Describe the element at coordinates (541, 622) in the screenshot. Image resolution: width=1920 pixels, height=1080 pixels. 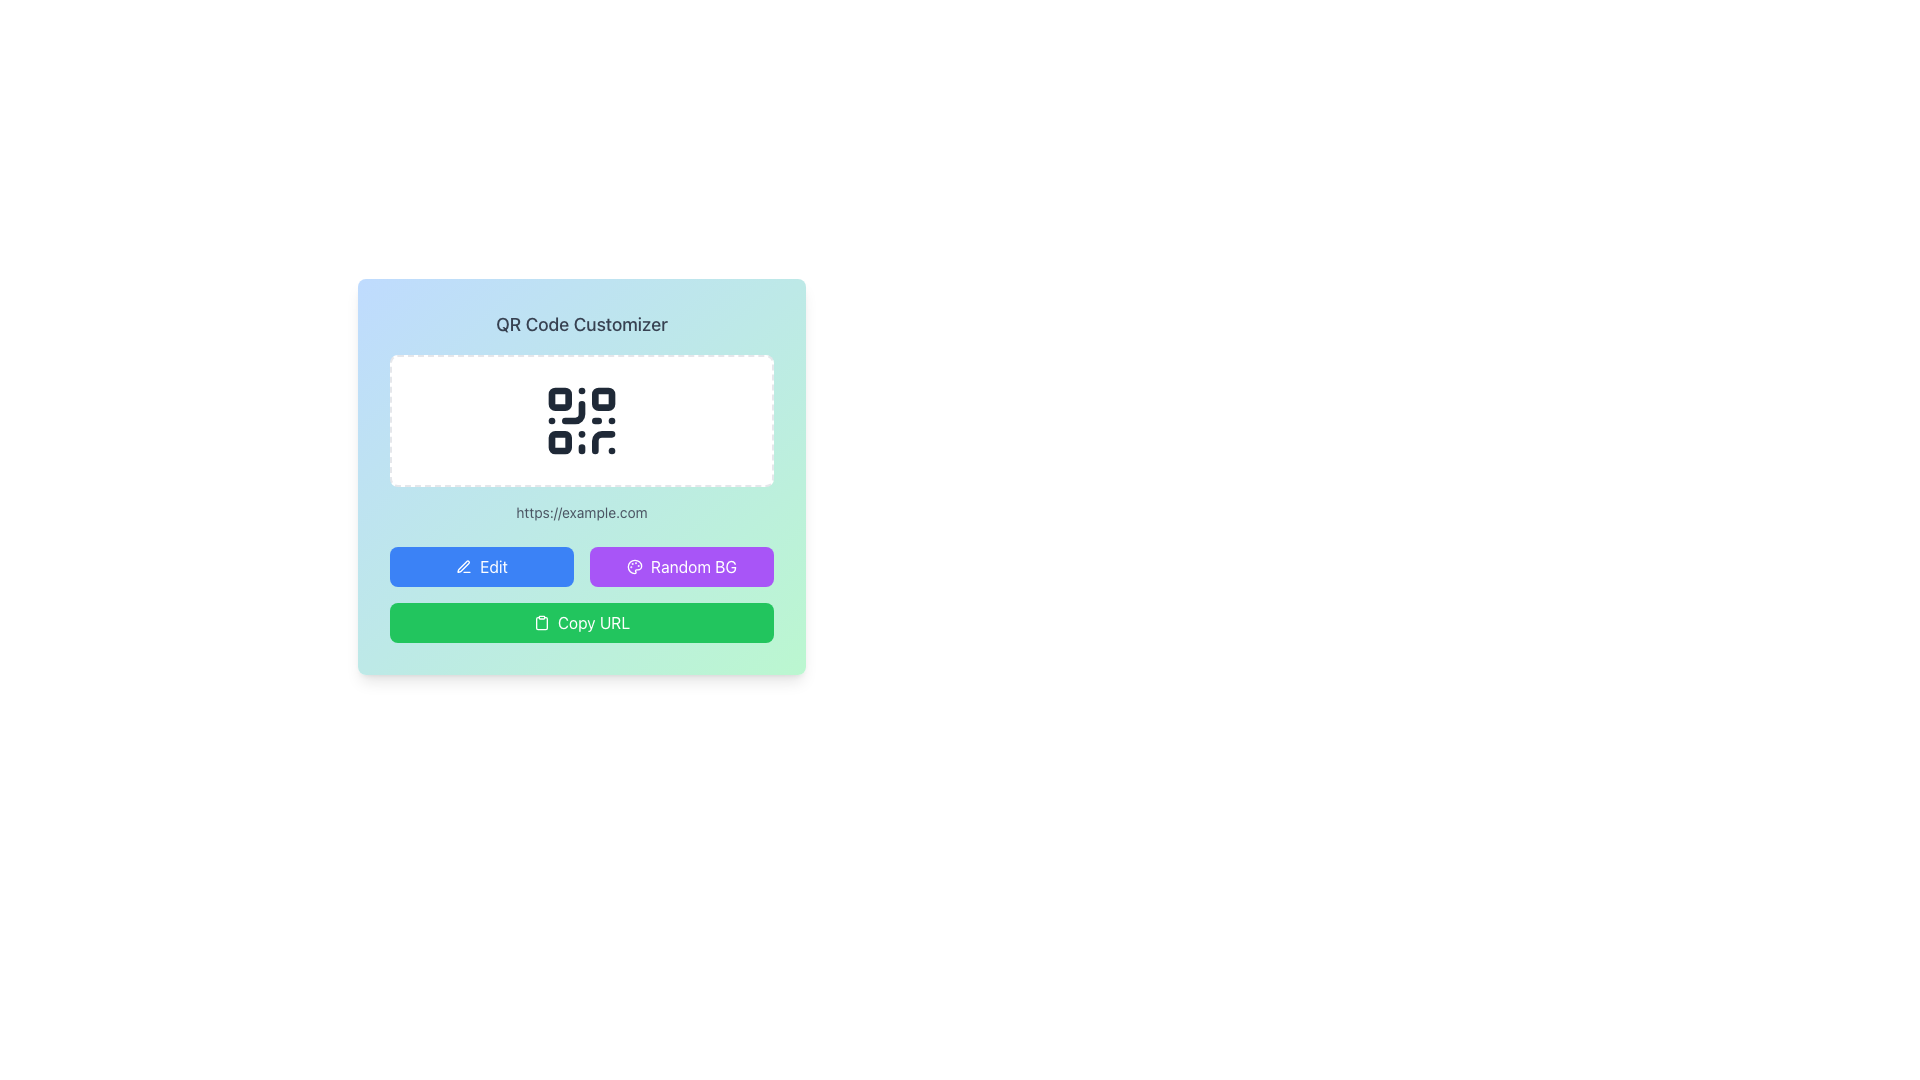
I see `the clipboard icon inside the green 'Copy URL' button, which is filled with a green background and has rounded corners, located to the left of the text` at that location.